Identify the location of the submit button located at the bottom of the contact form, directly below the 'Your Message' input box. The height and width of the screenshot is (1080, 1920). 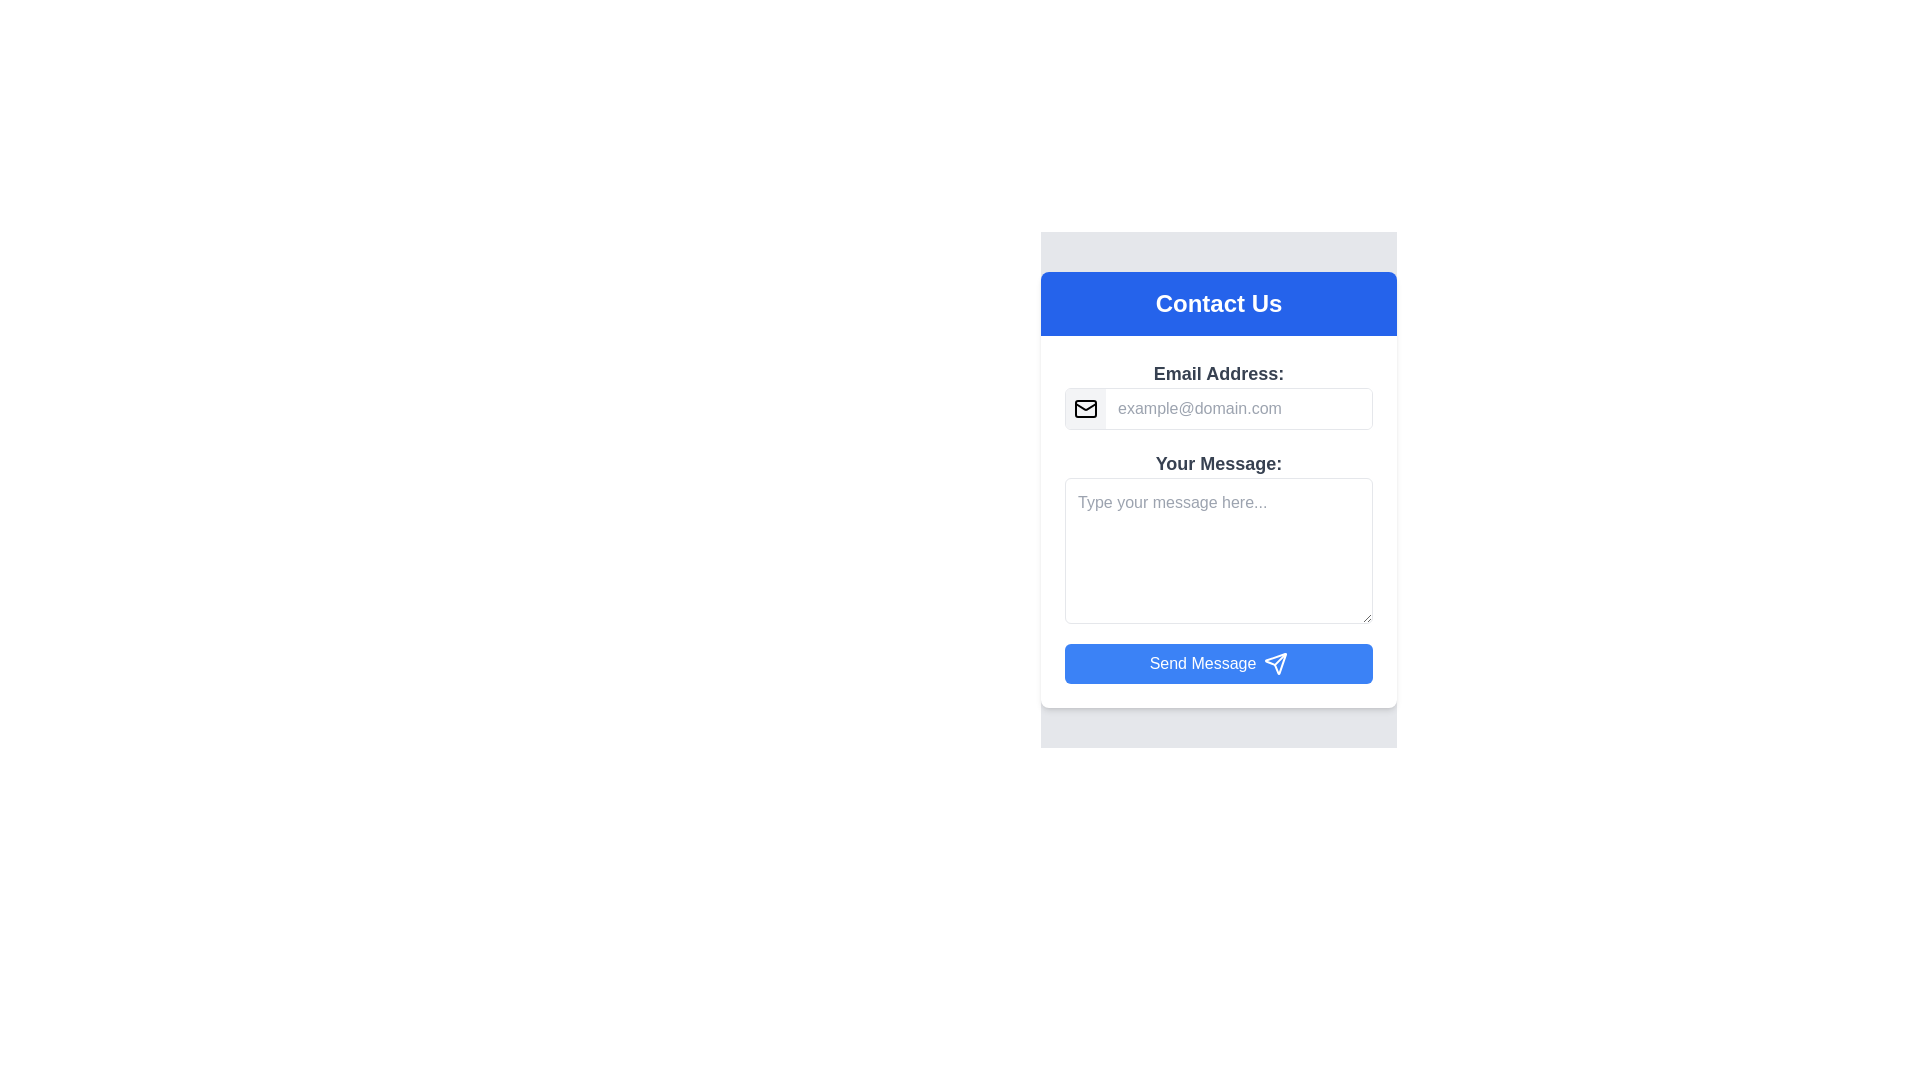
(1218, 663).